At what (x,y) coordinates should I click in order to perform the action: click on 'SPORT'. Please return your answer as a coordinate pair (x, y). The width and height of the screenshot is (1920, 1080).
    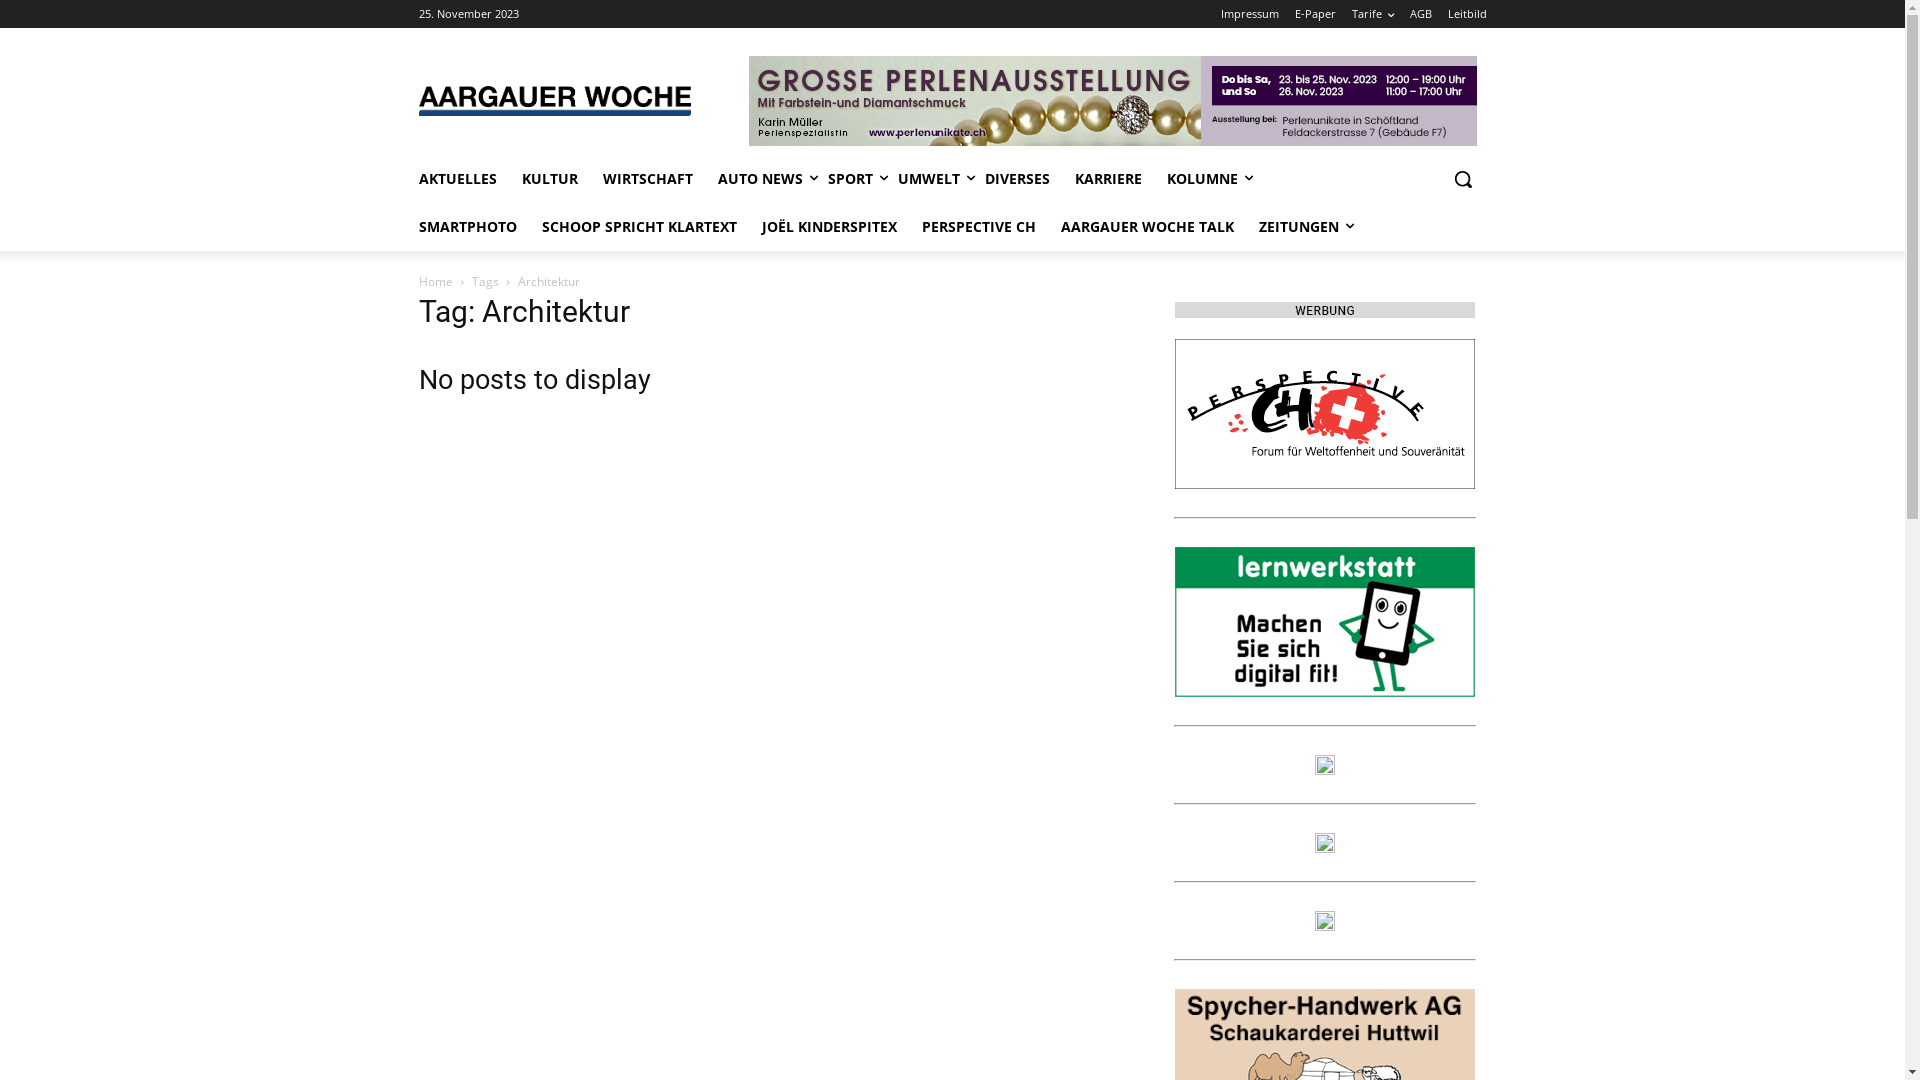
    Looking at the image, I should click on (850, 177).